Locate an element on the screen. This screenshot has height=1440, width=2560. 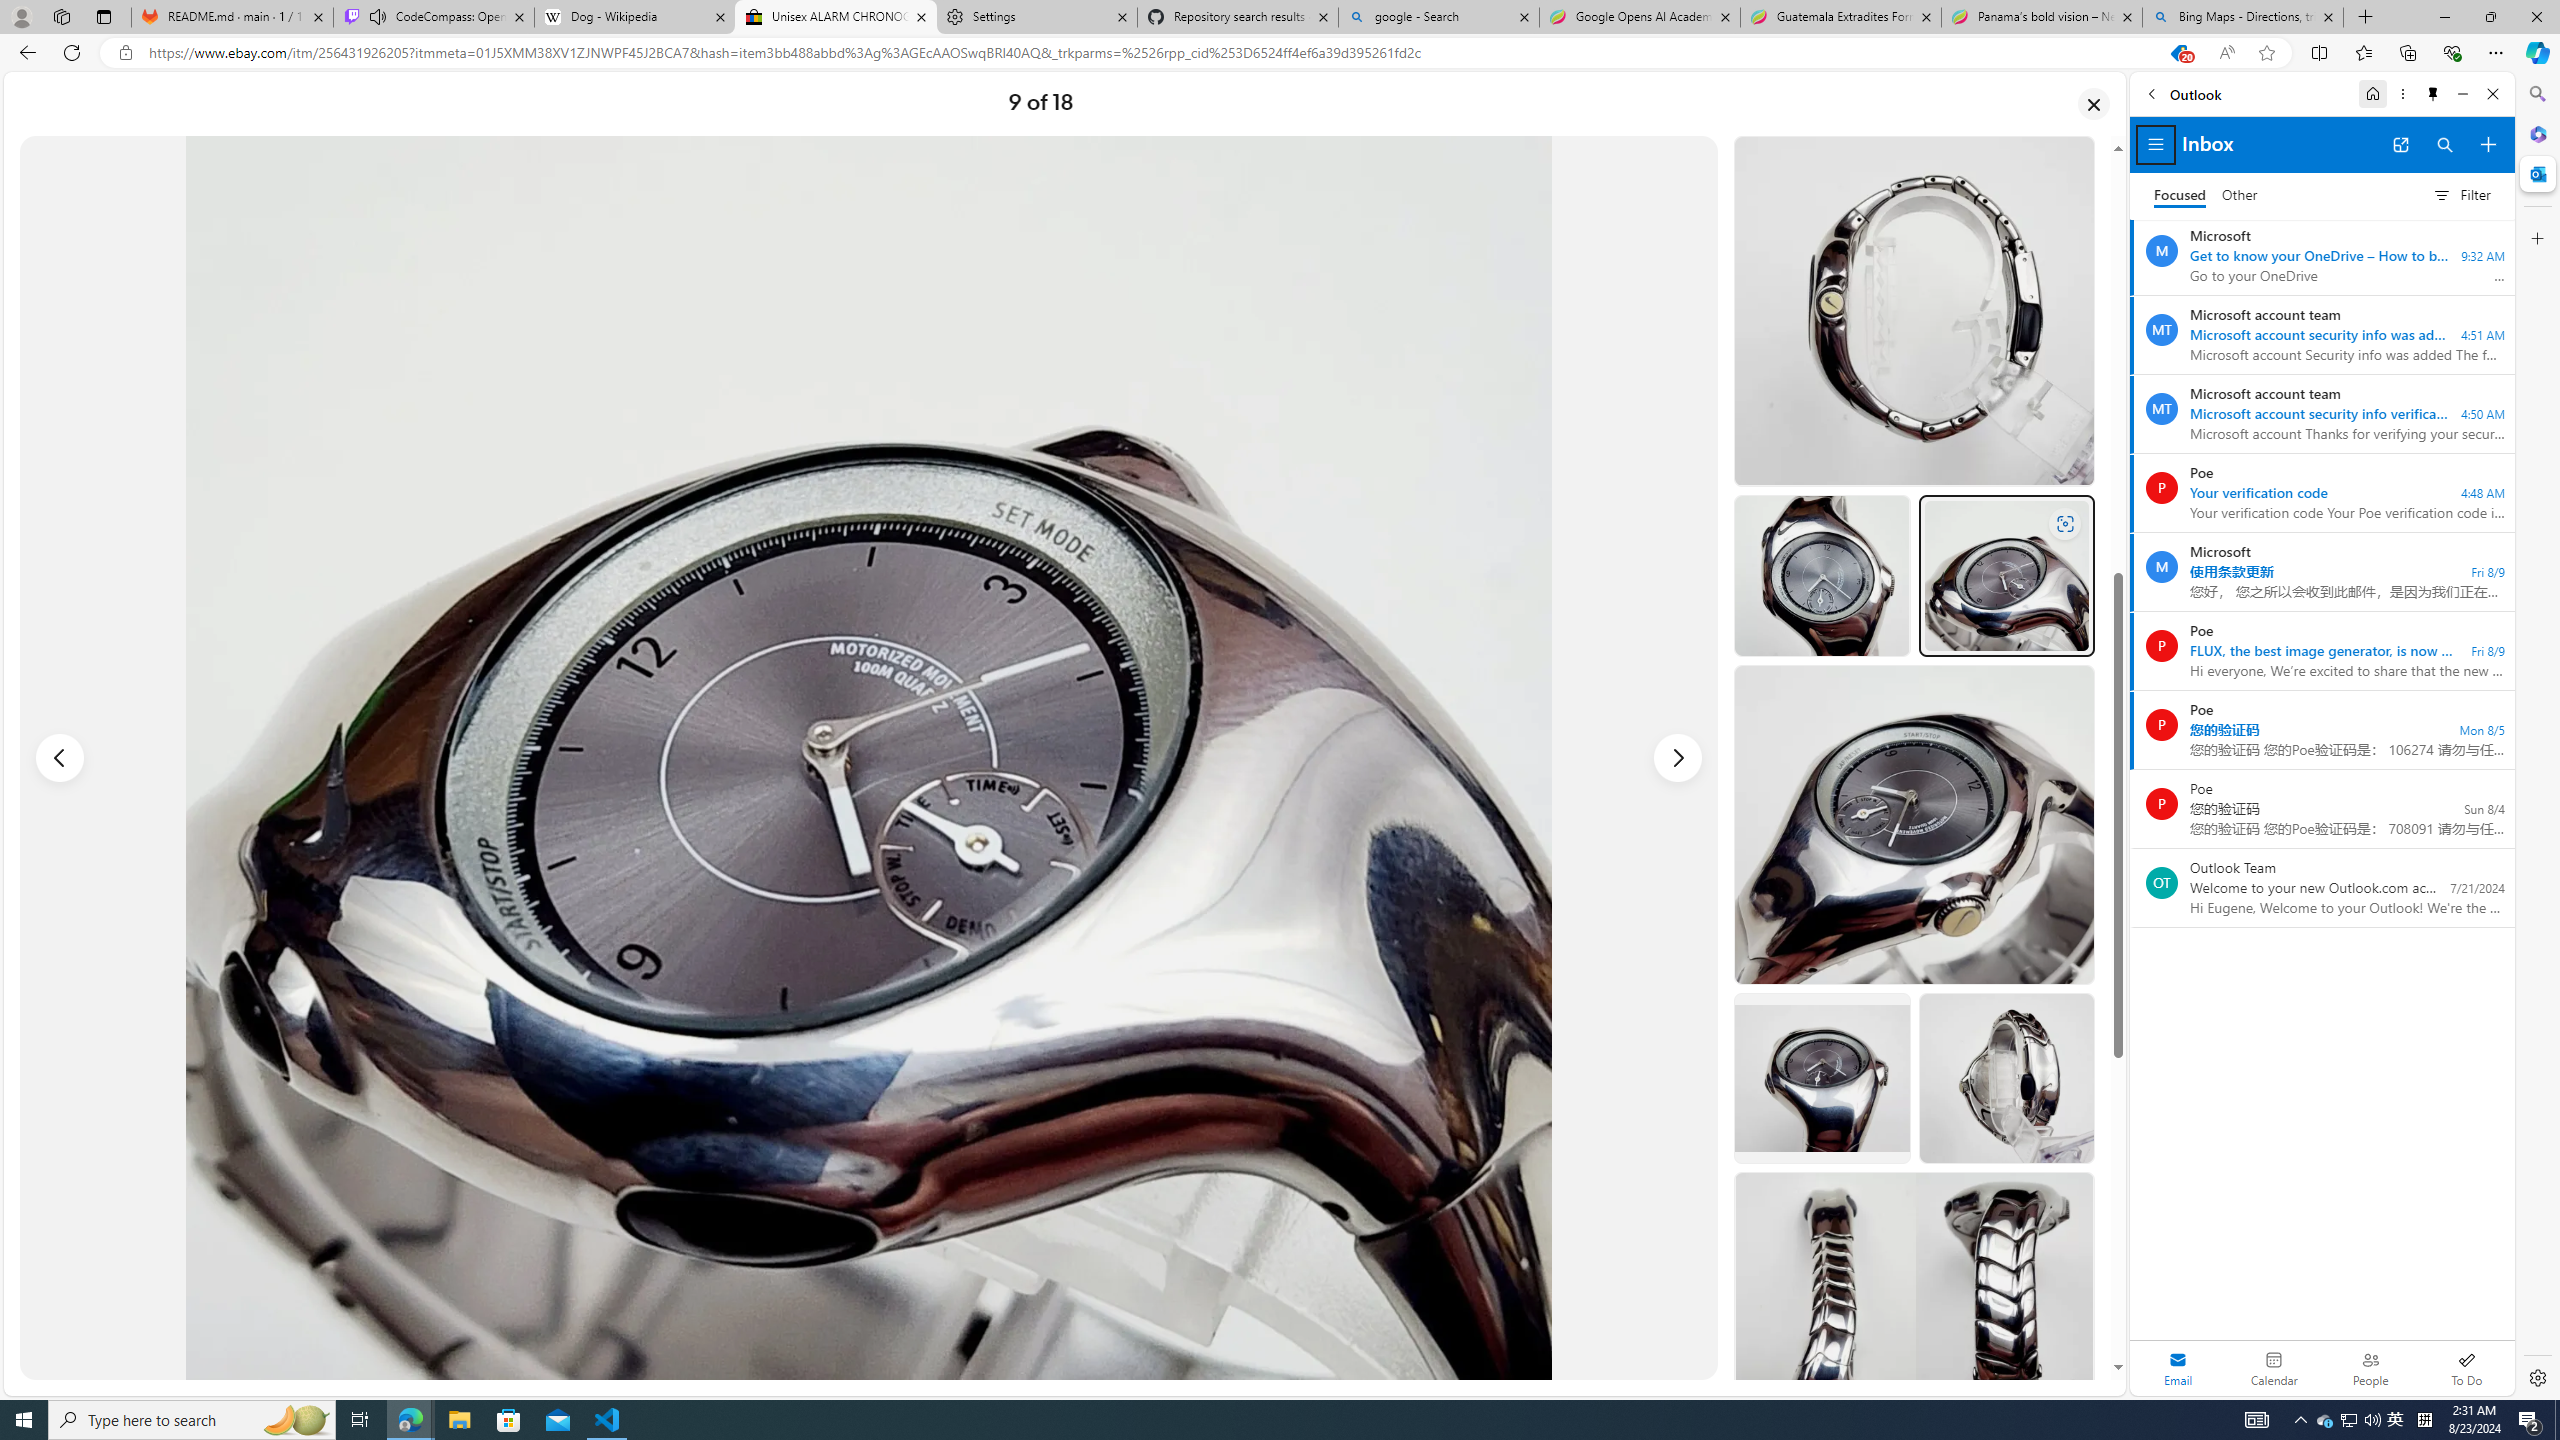
'Filter' is located at coordinates (2461, 195).